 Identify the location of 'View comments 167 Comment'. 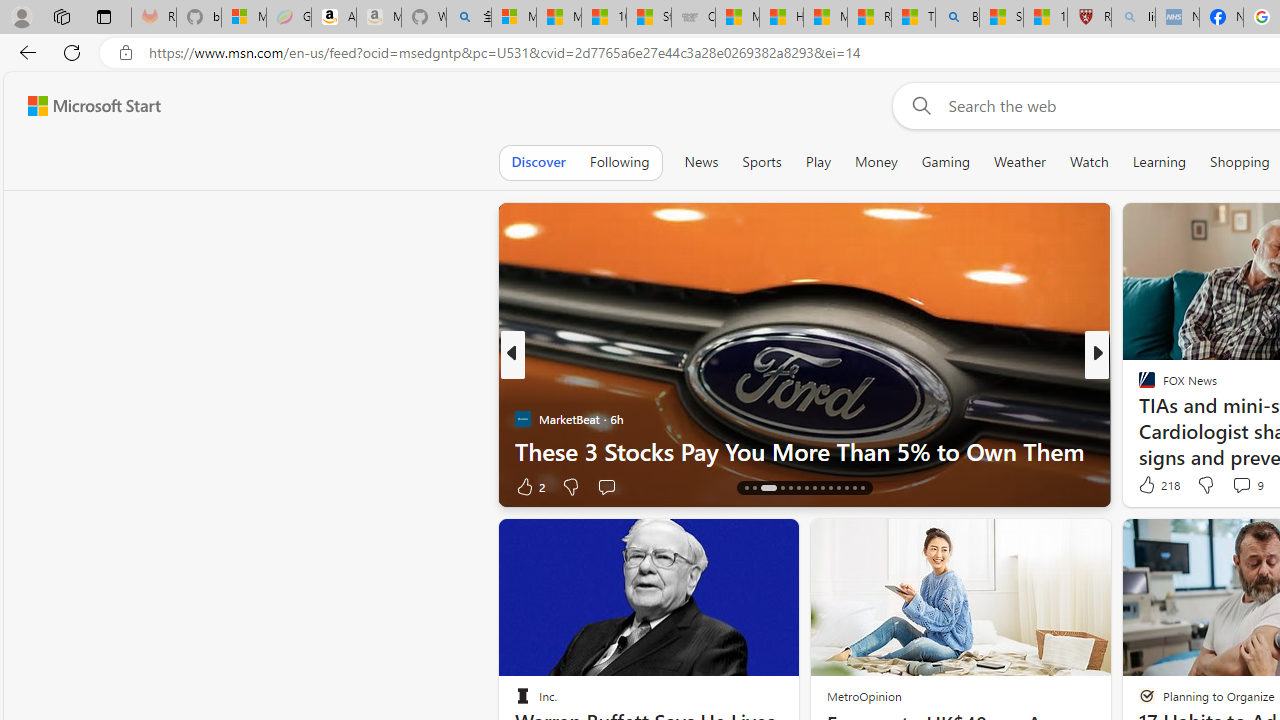
(1247, 486).